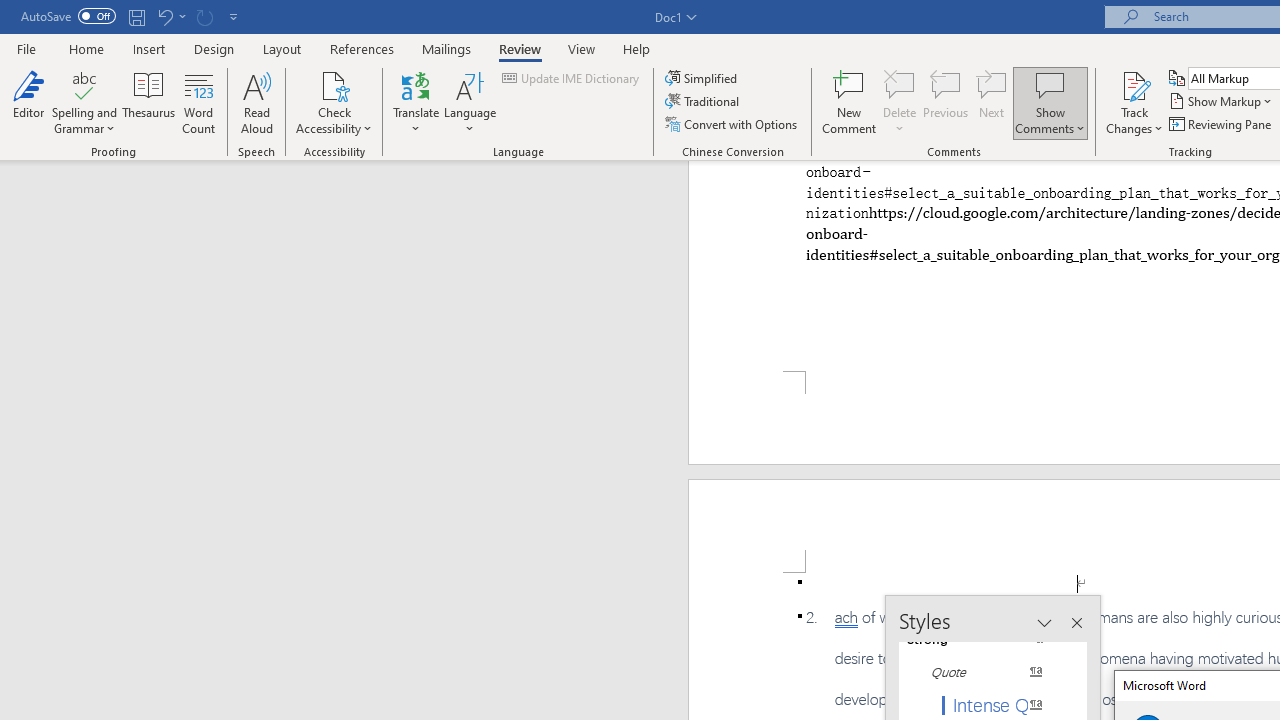 The height and width of the screenshot is (720, 1280). I want to click on 'Delete', so click(899, 84).